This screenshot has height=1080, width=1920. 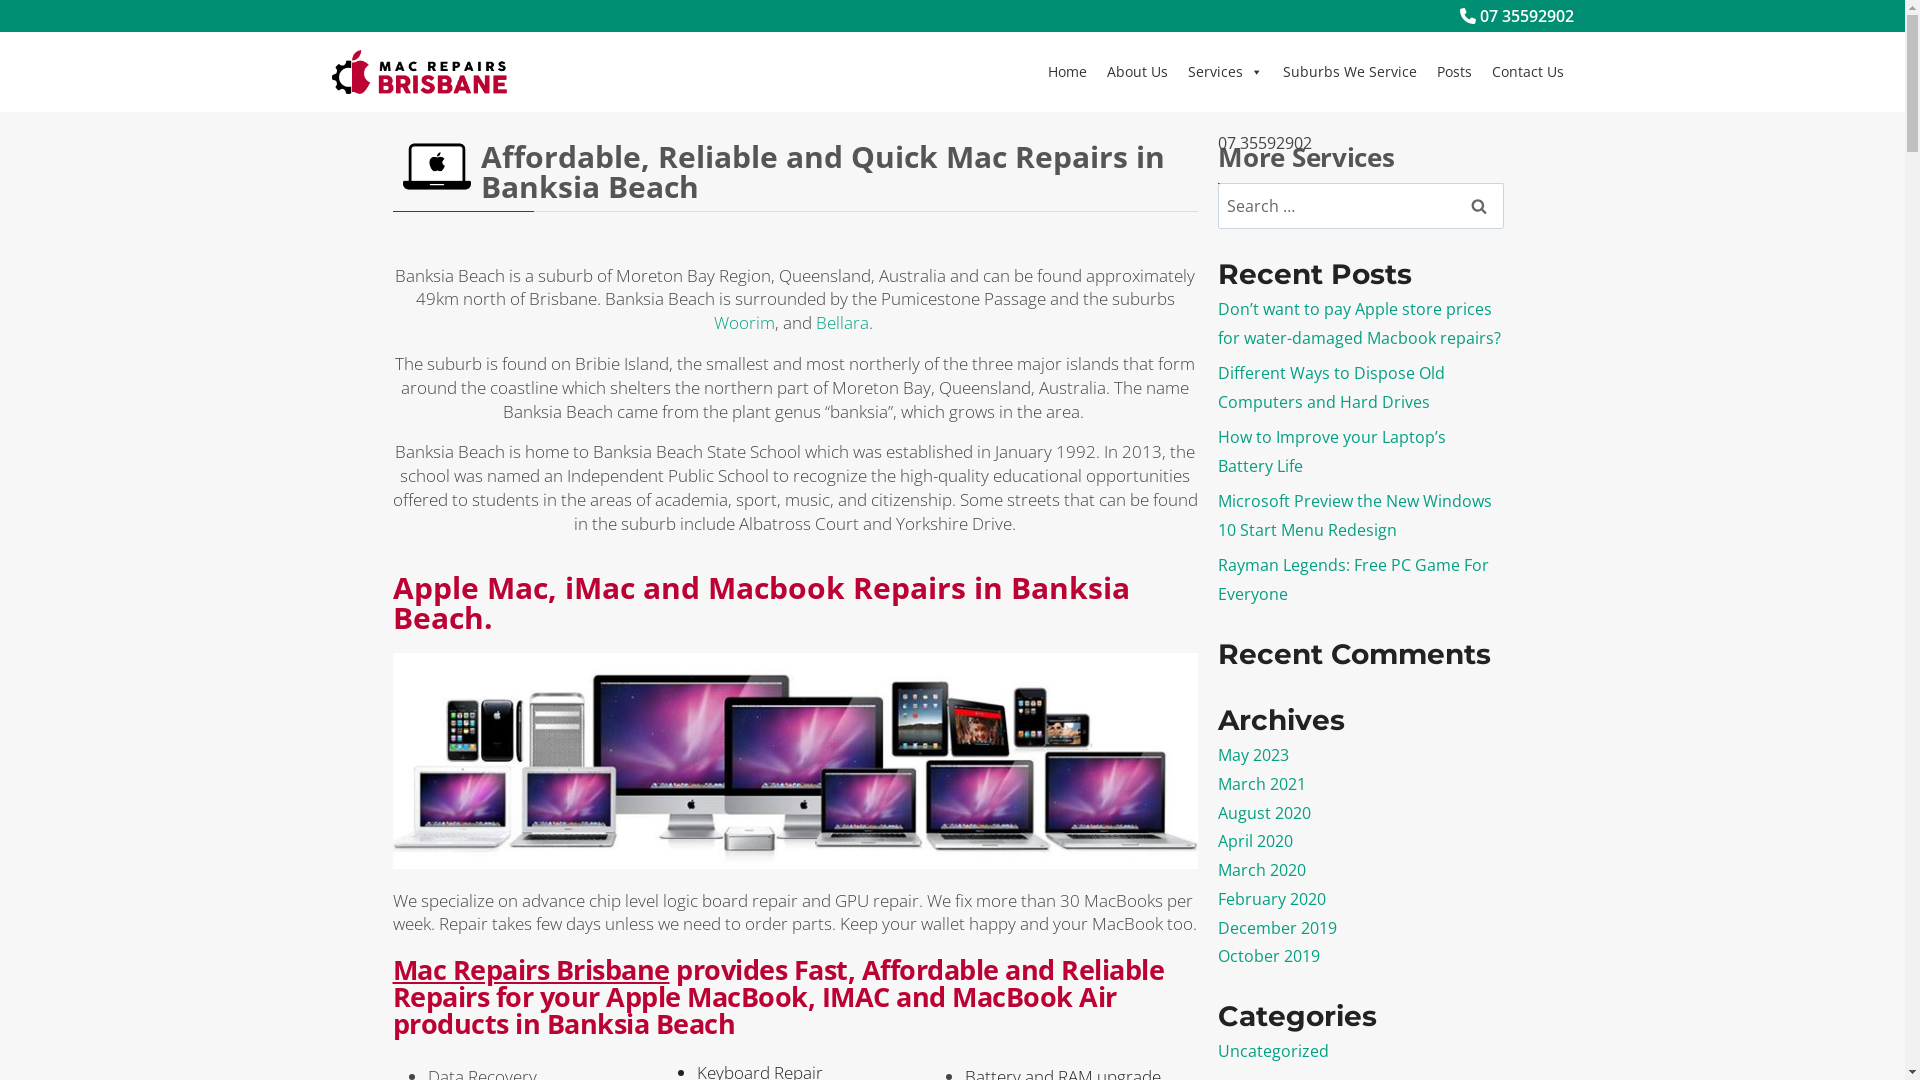 What do you see at coordinates (1217, 897) in the screenshot?
I see `'February 2020'` at bounding box center [1217, 897].